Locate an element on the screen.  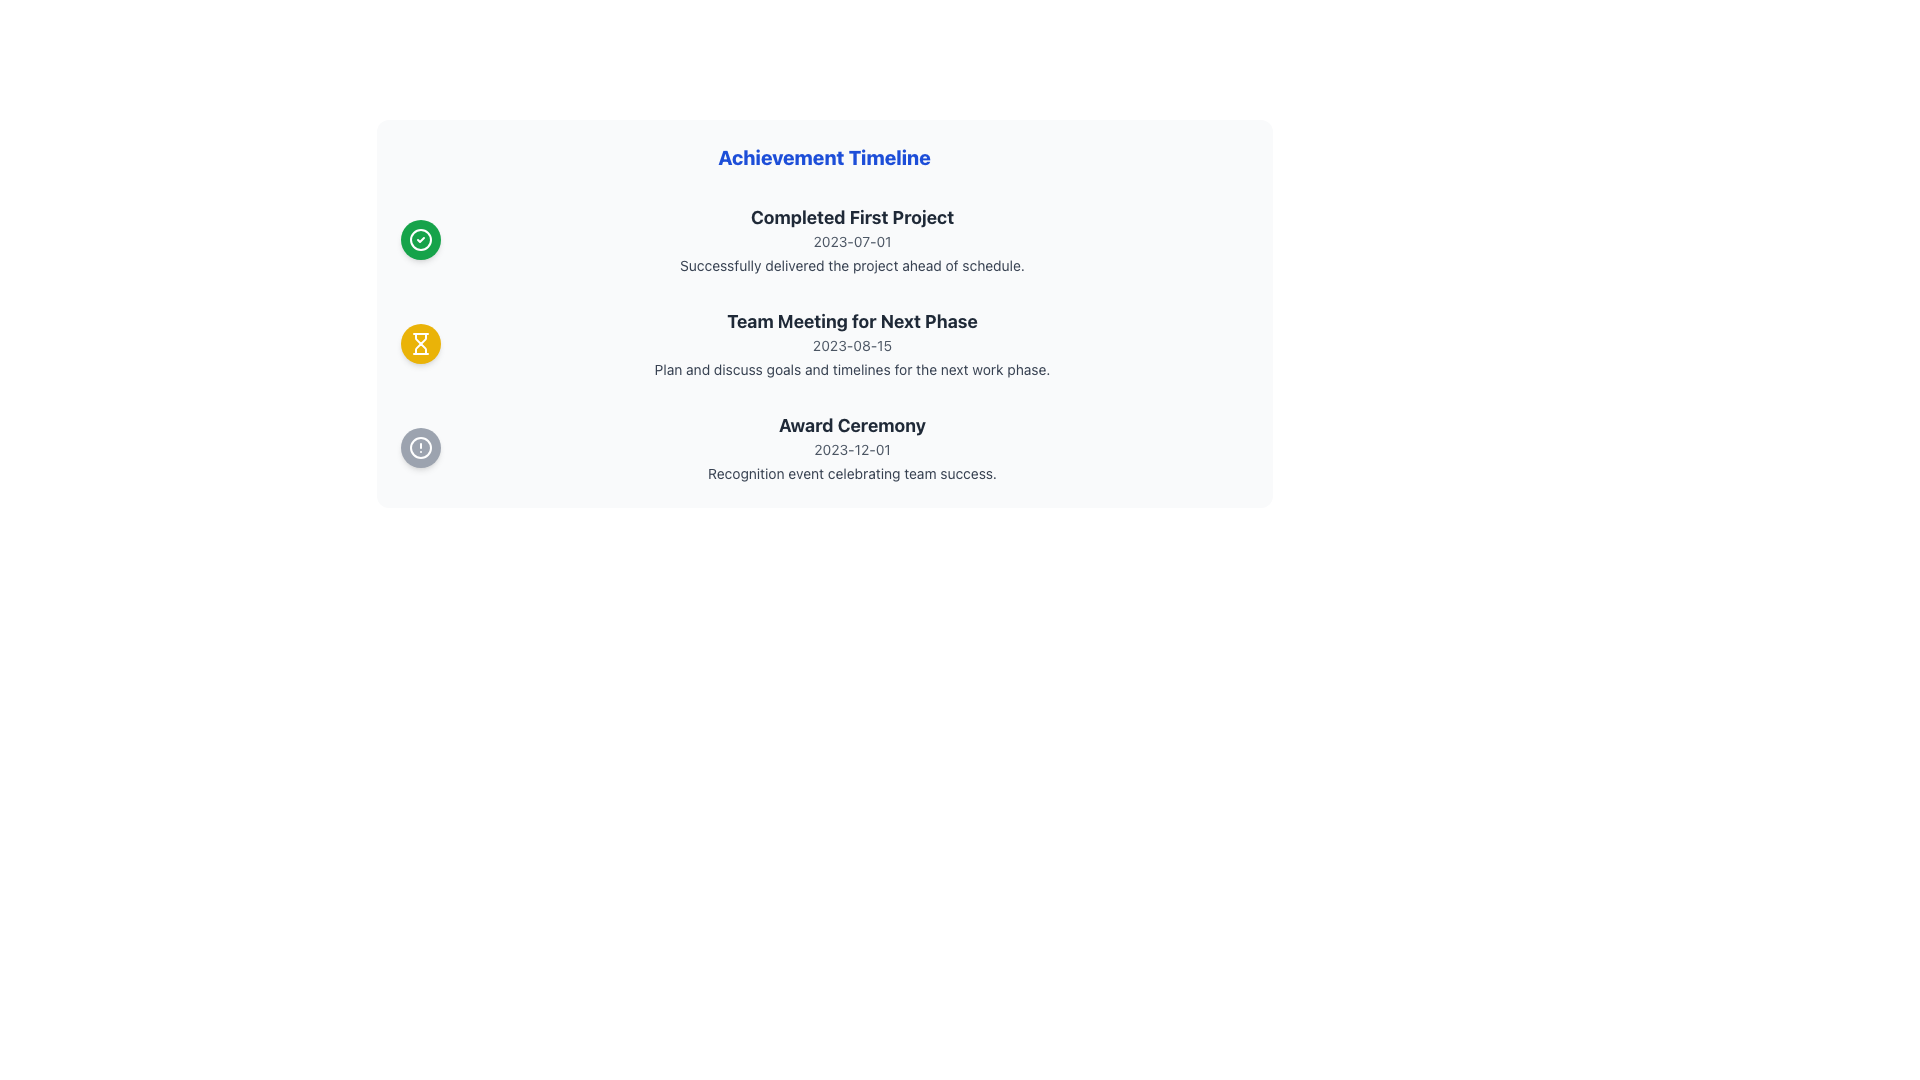
the circular gray icon with a white outline and alert indication, located in the left section of the layout group for the 'Award Ceremony' is located at coordinates (419, 446).